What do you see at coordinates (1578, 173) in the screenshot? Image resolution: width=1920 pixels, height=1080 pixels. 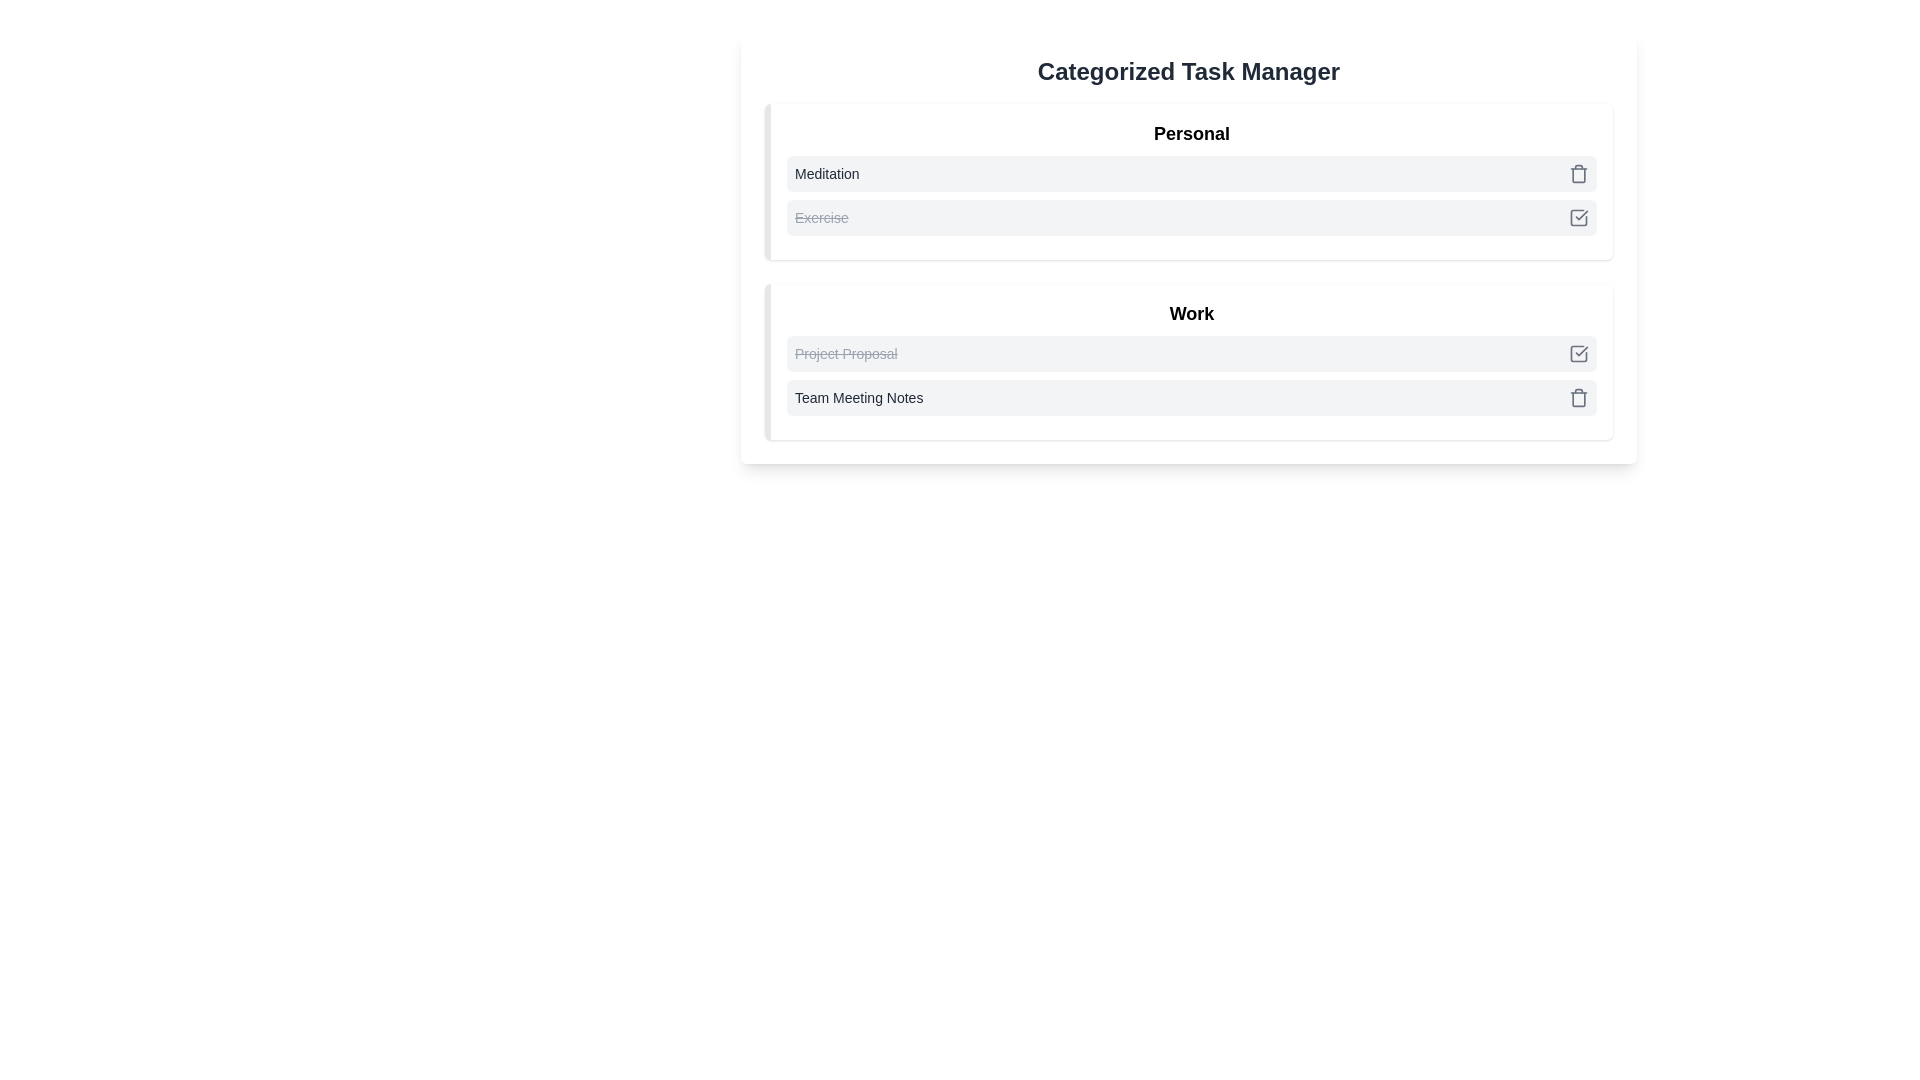 I see `the trash icon located adjacent to the right side of the 'Exercise' task in the 'Personal' category` at bounding box center [1578, 173].